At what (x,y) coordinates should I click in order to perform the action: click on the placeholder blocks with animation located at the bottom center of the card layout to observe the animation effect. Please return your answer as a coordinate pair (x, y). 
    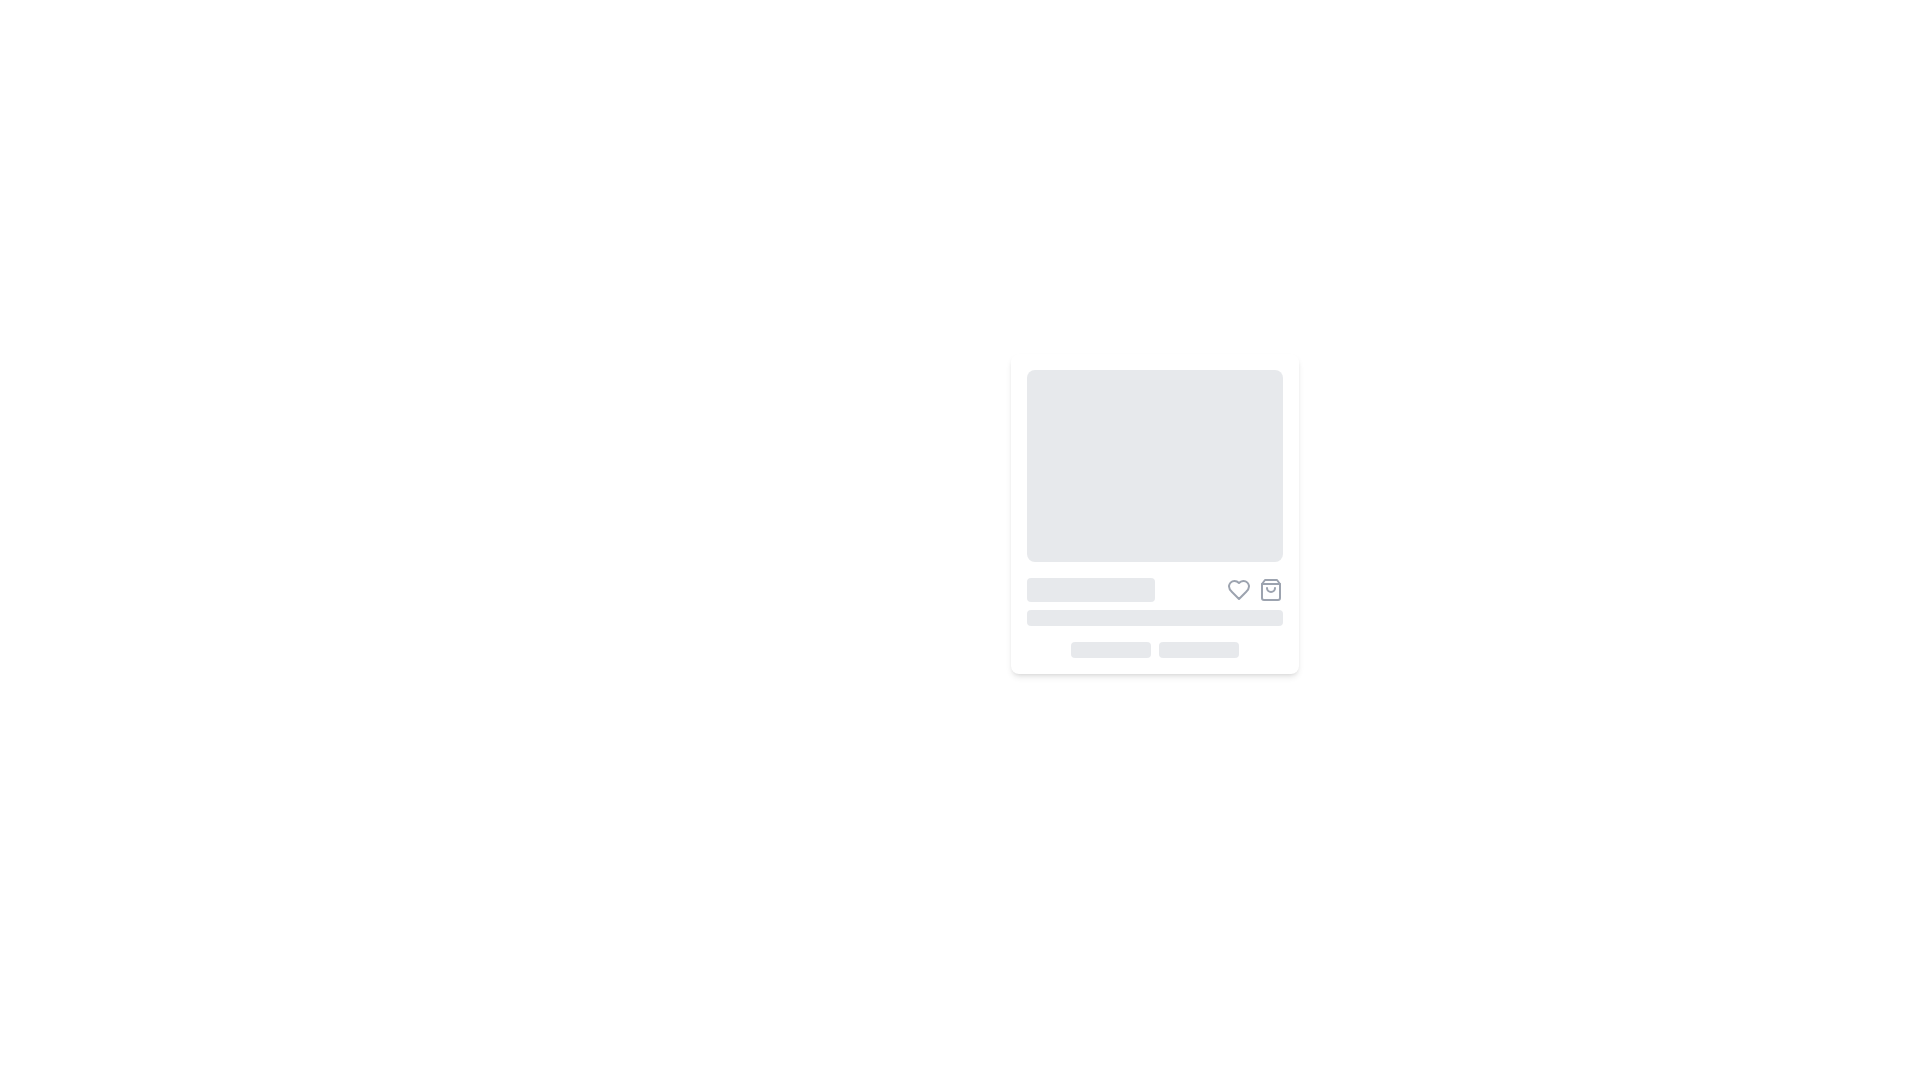
    Looking at the image, I should click on (1155, 650).